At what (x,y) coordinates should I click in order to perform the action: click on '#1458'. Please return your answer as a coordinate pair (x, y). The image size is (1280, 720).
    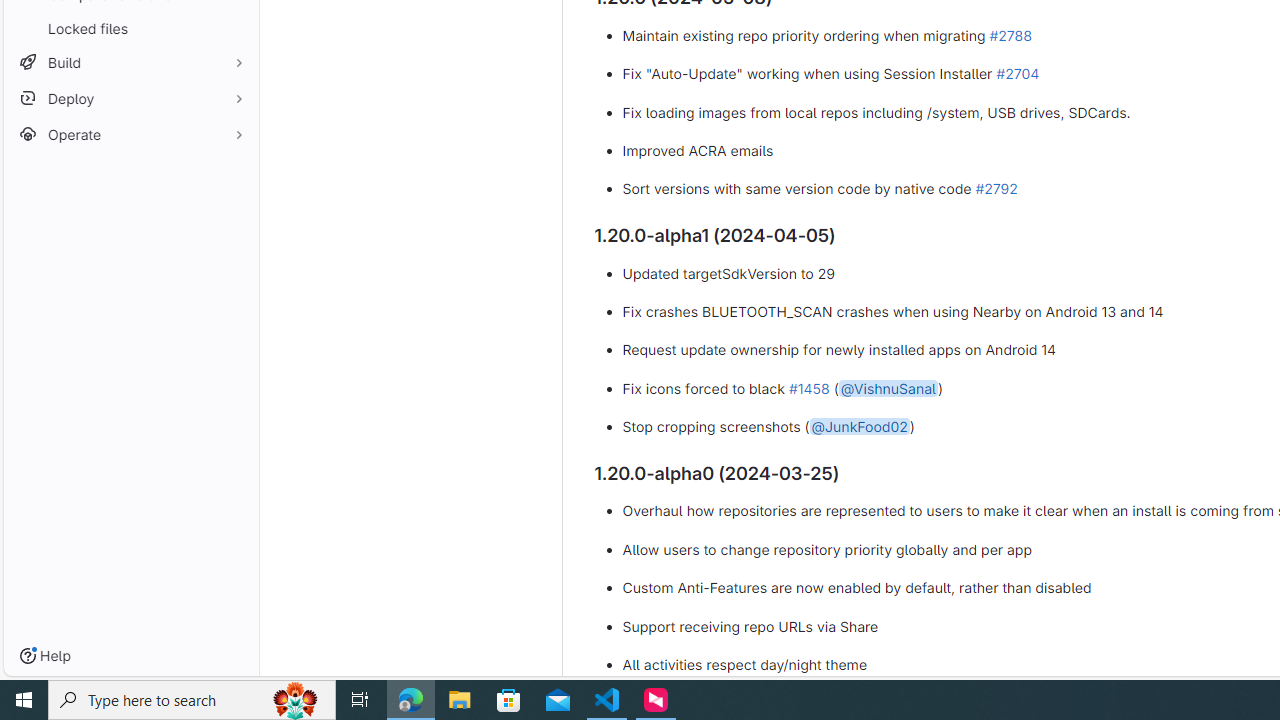
    Looking at the image, I should click on (808, 387).